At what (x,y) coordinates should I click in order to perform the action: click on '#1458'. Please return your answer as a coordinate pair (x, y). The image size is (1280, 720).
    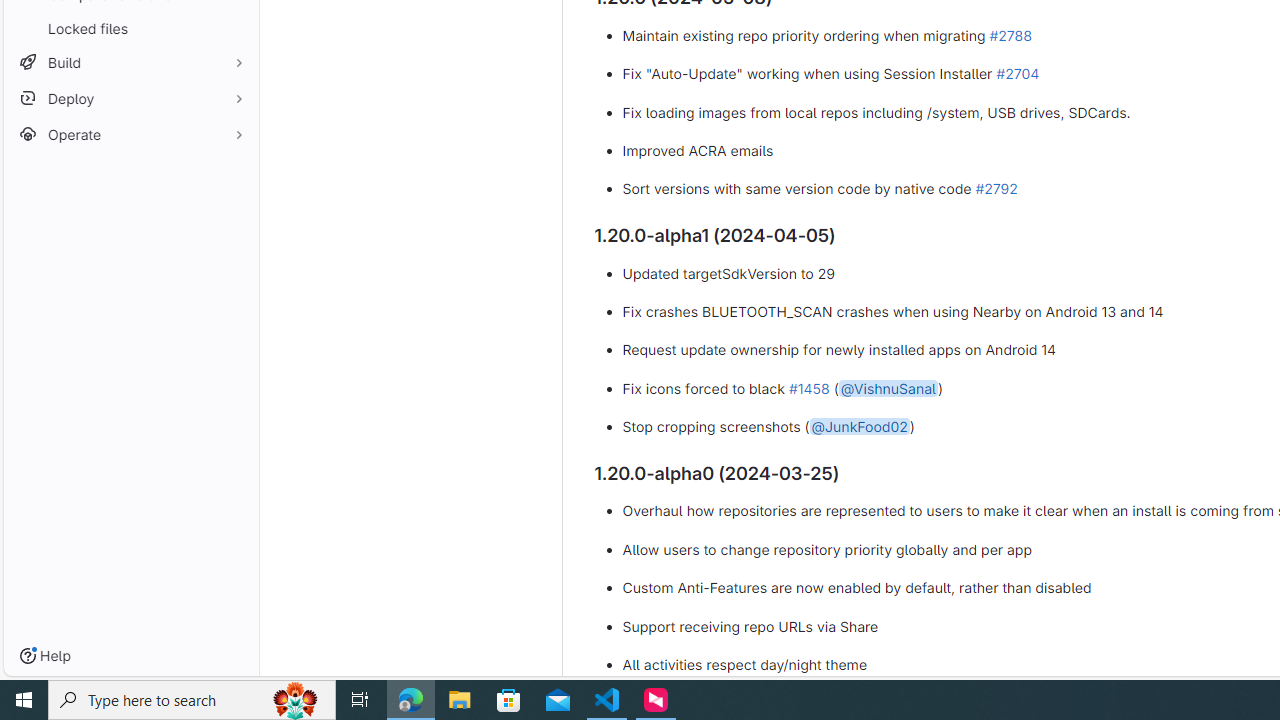
    Looking at the image, I should click on (808, 387).